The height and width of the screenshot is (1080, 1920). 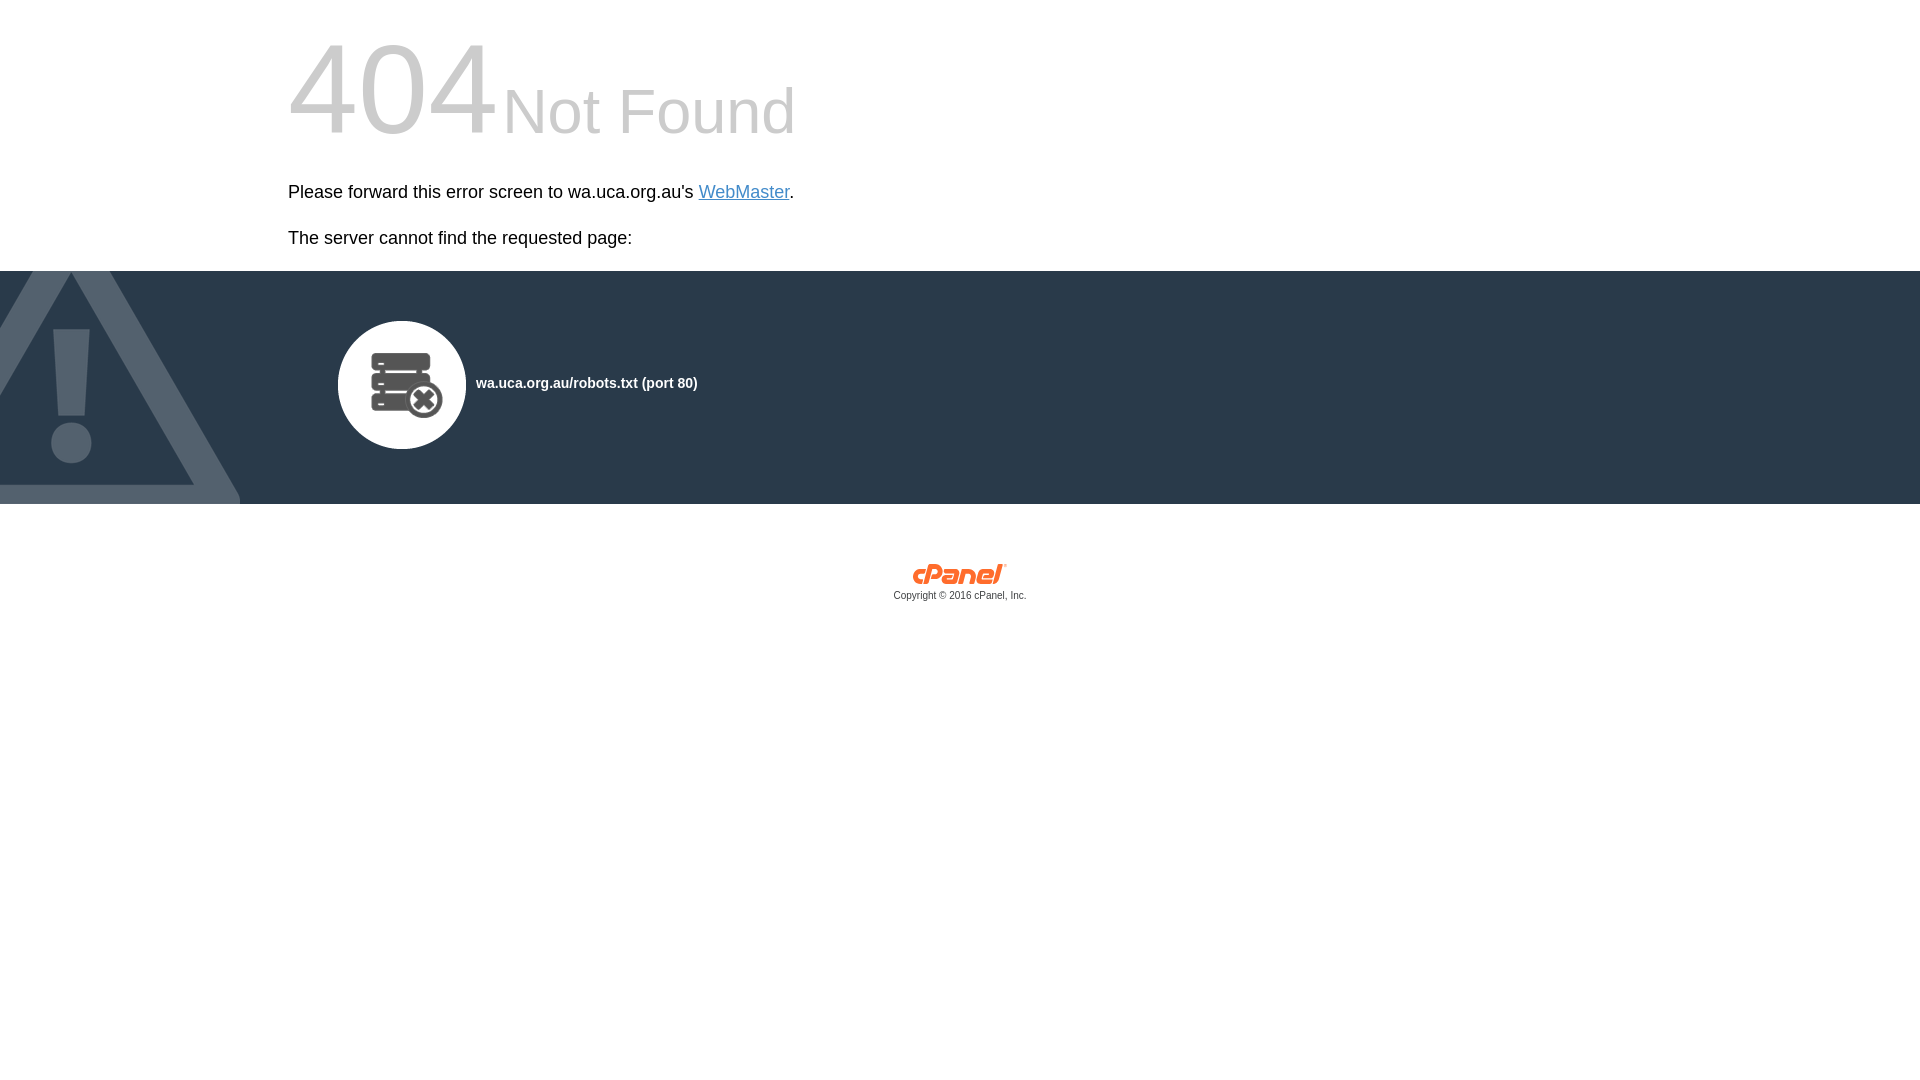 I want to click on 'WebMaster', so click(x=743, y=192).